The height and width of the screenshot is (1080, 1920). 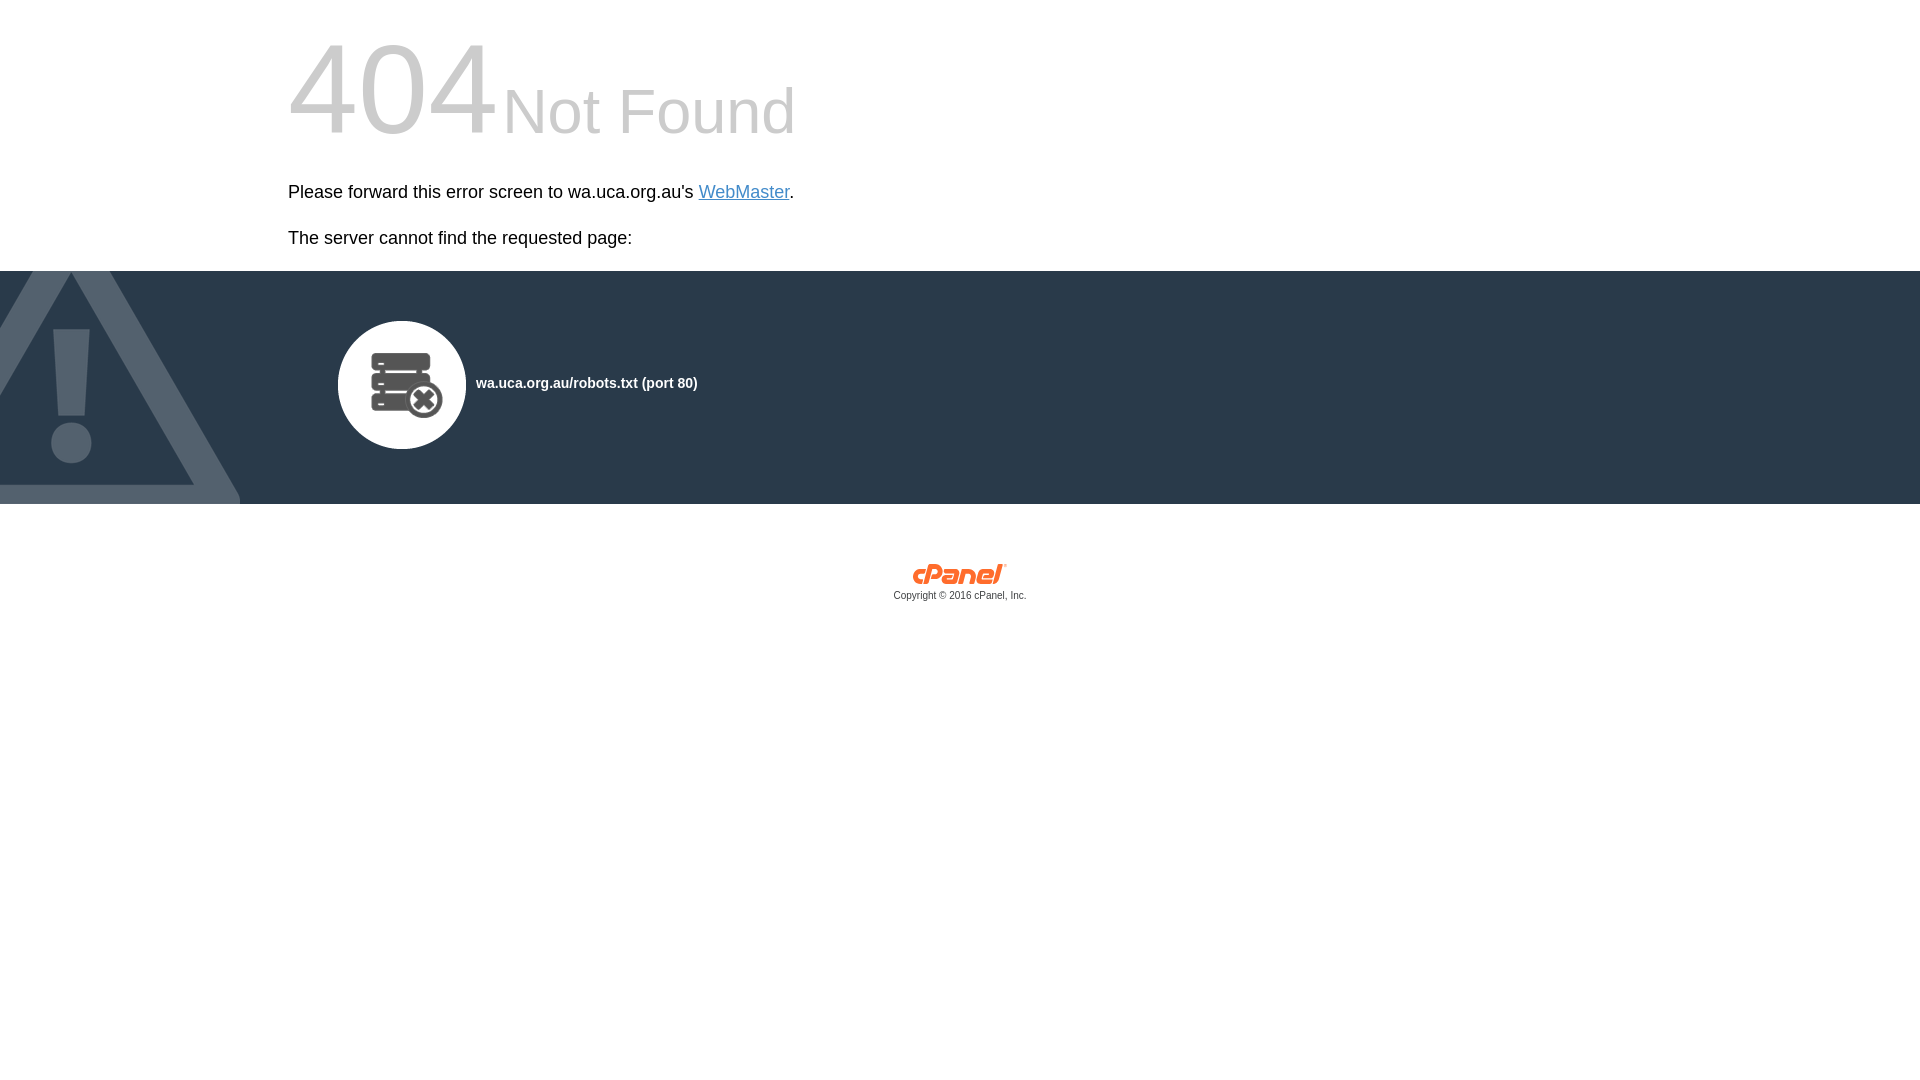 I want to click on 'WebMaster', so click(x=743, y=192).